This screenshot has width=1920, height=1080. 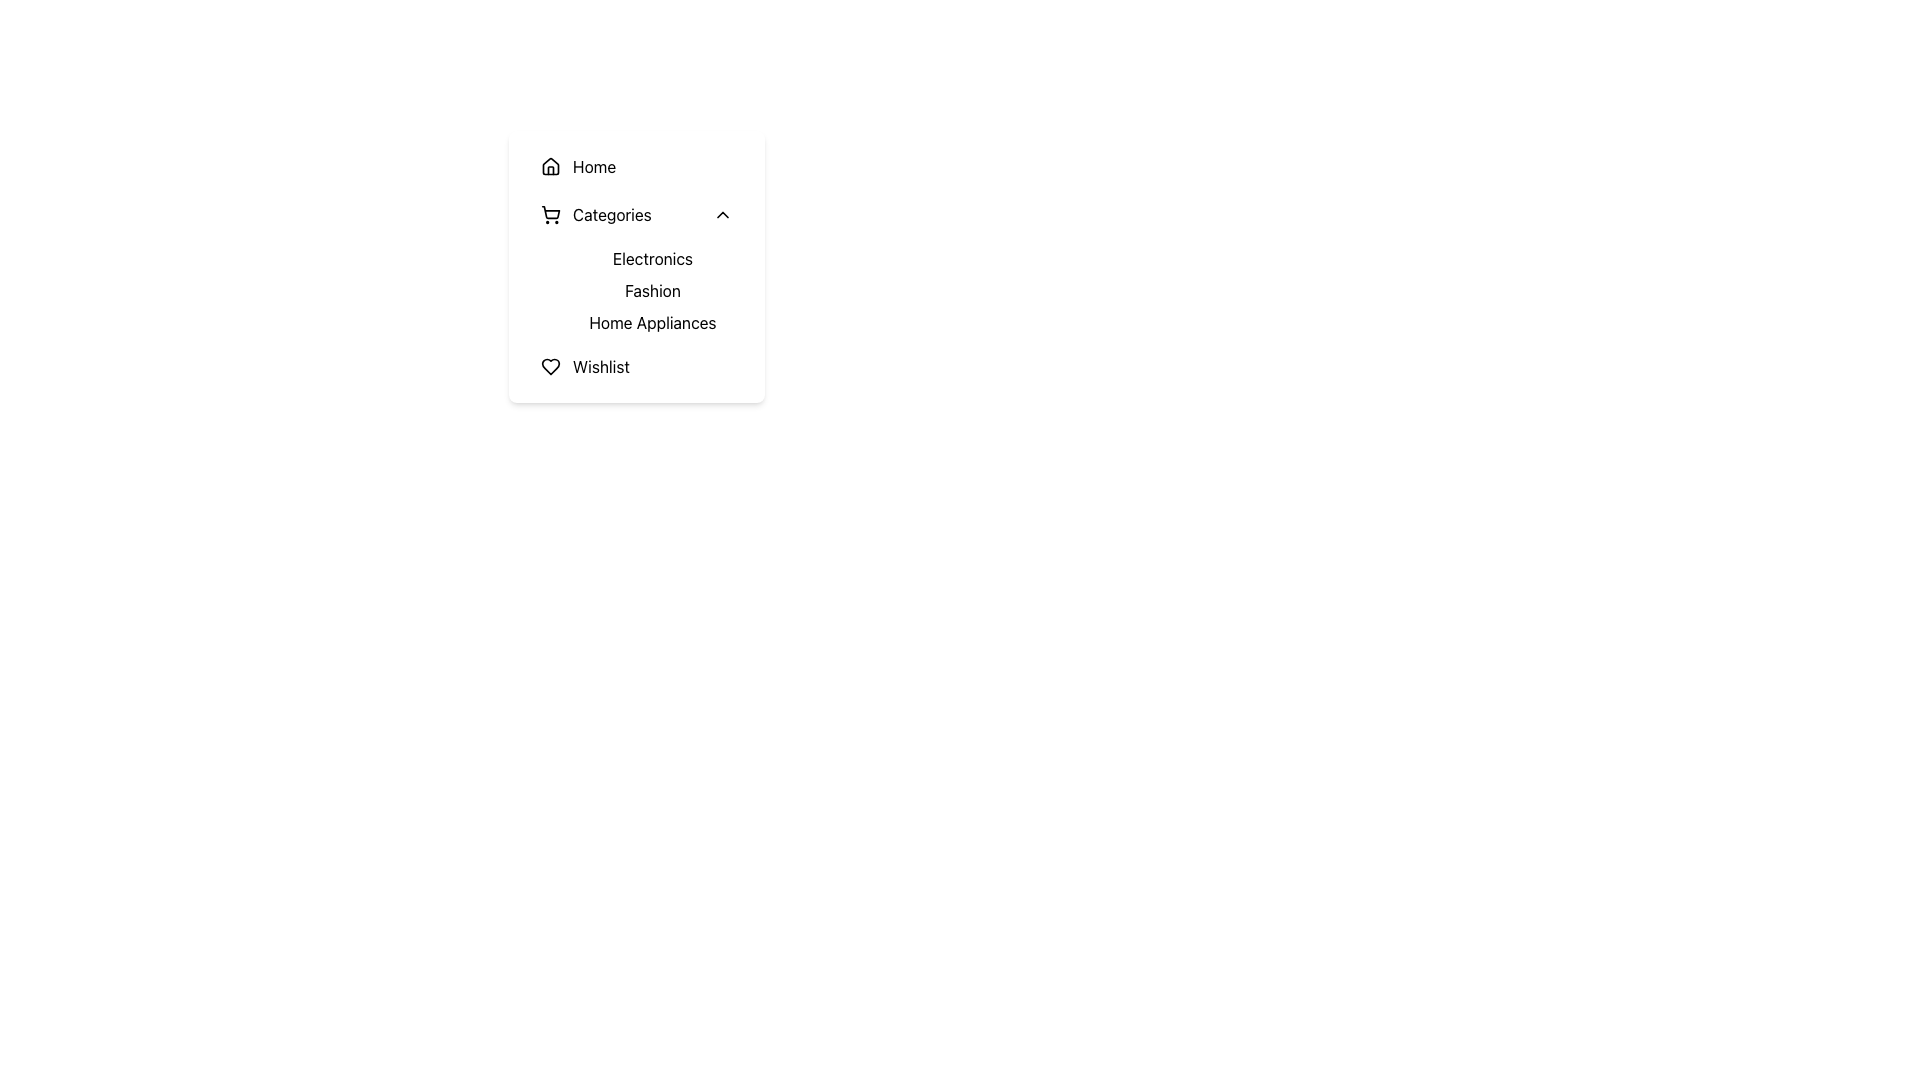 What do you see at coordinates (600, 366) in the screenshot?
I see `the text label displaying 'Wishlist' in black font located in the vertical navigation menu at the bottom of the list` at bounding box center [600, 366].